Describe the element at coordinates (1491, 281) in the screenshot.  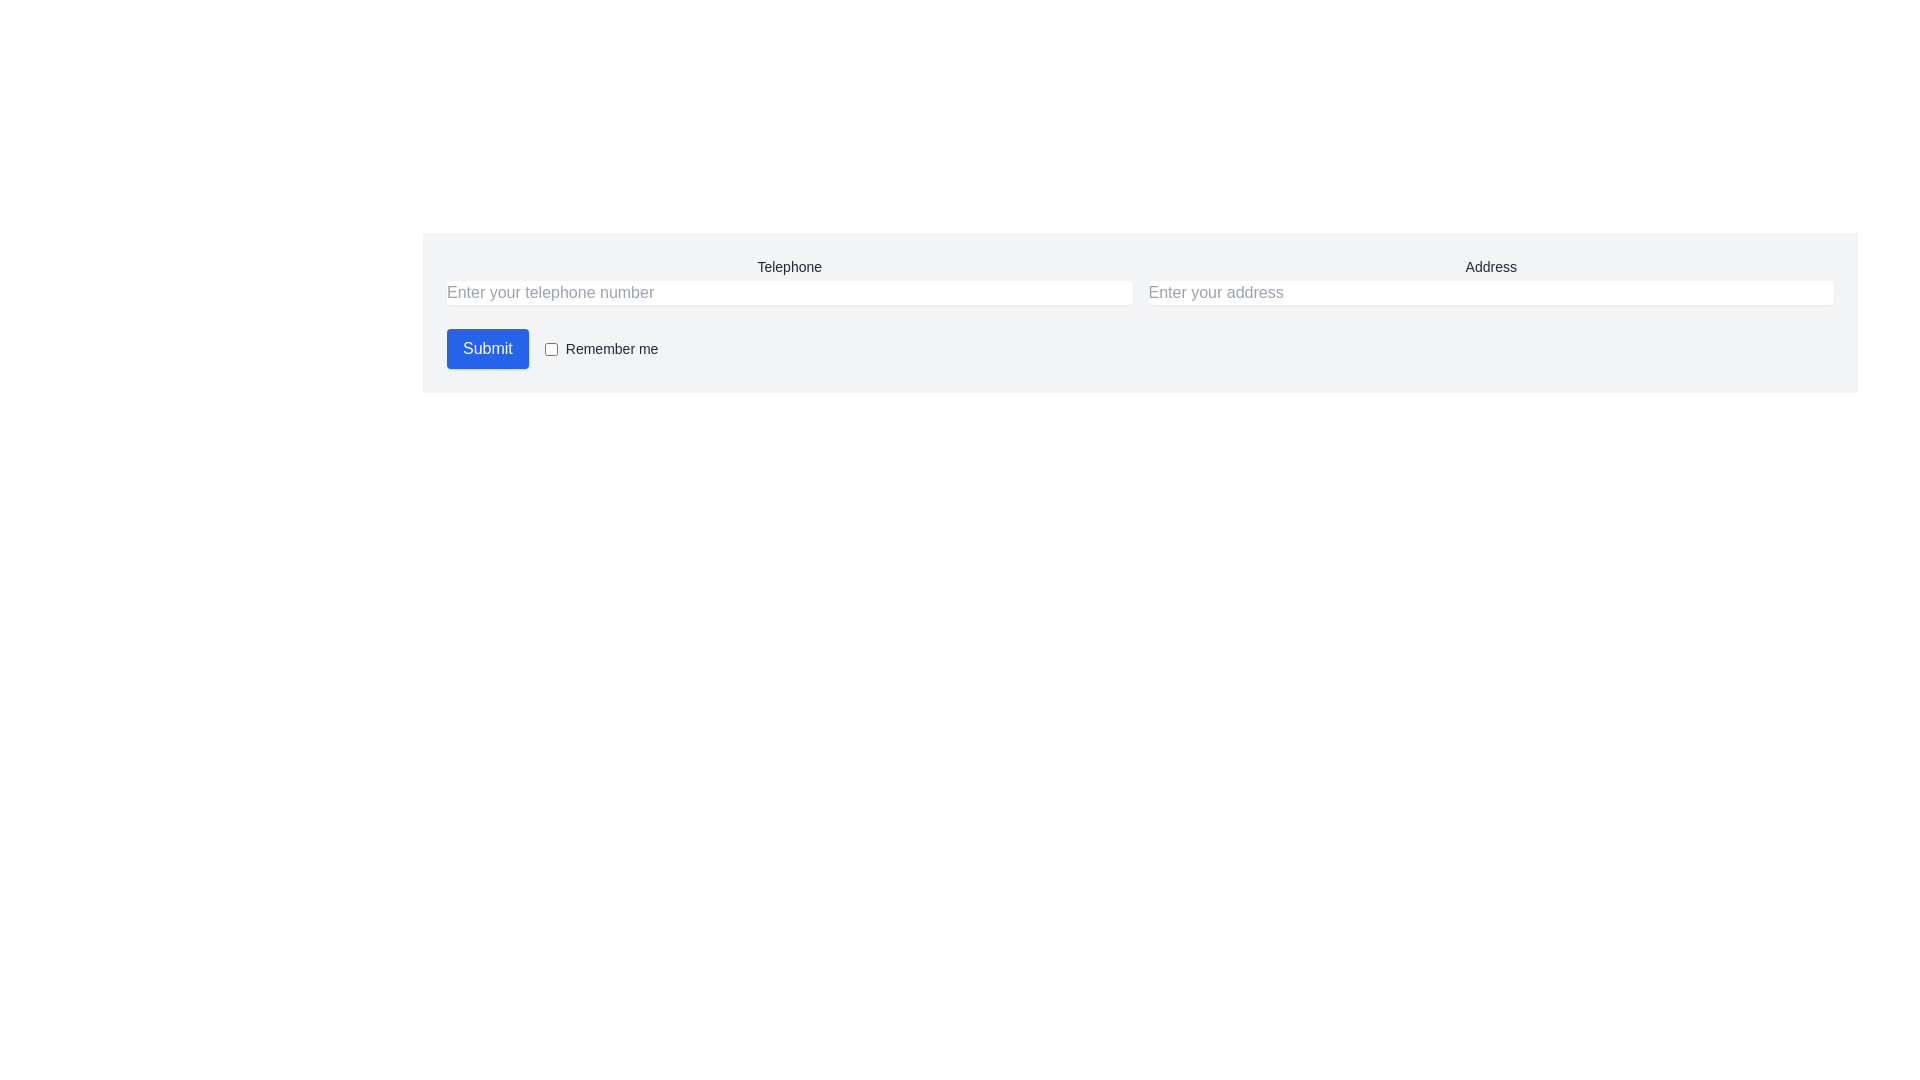
I see `the 'Address' input field, which is a rectangular text input with a light border and rounded corners` at that location.